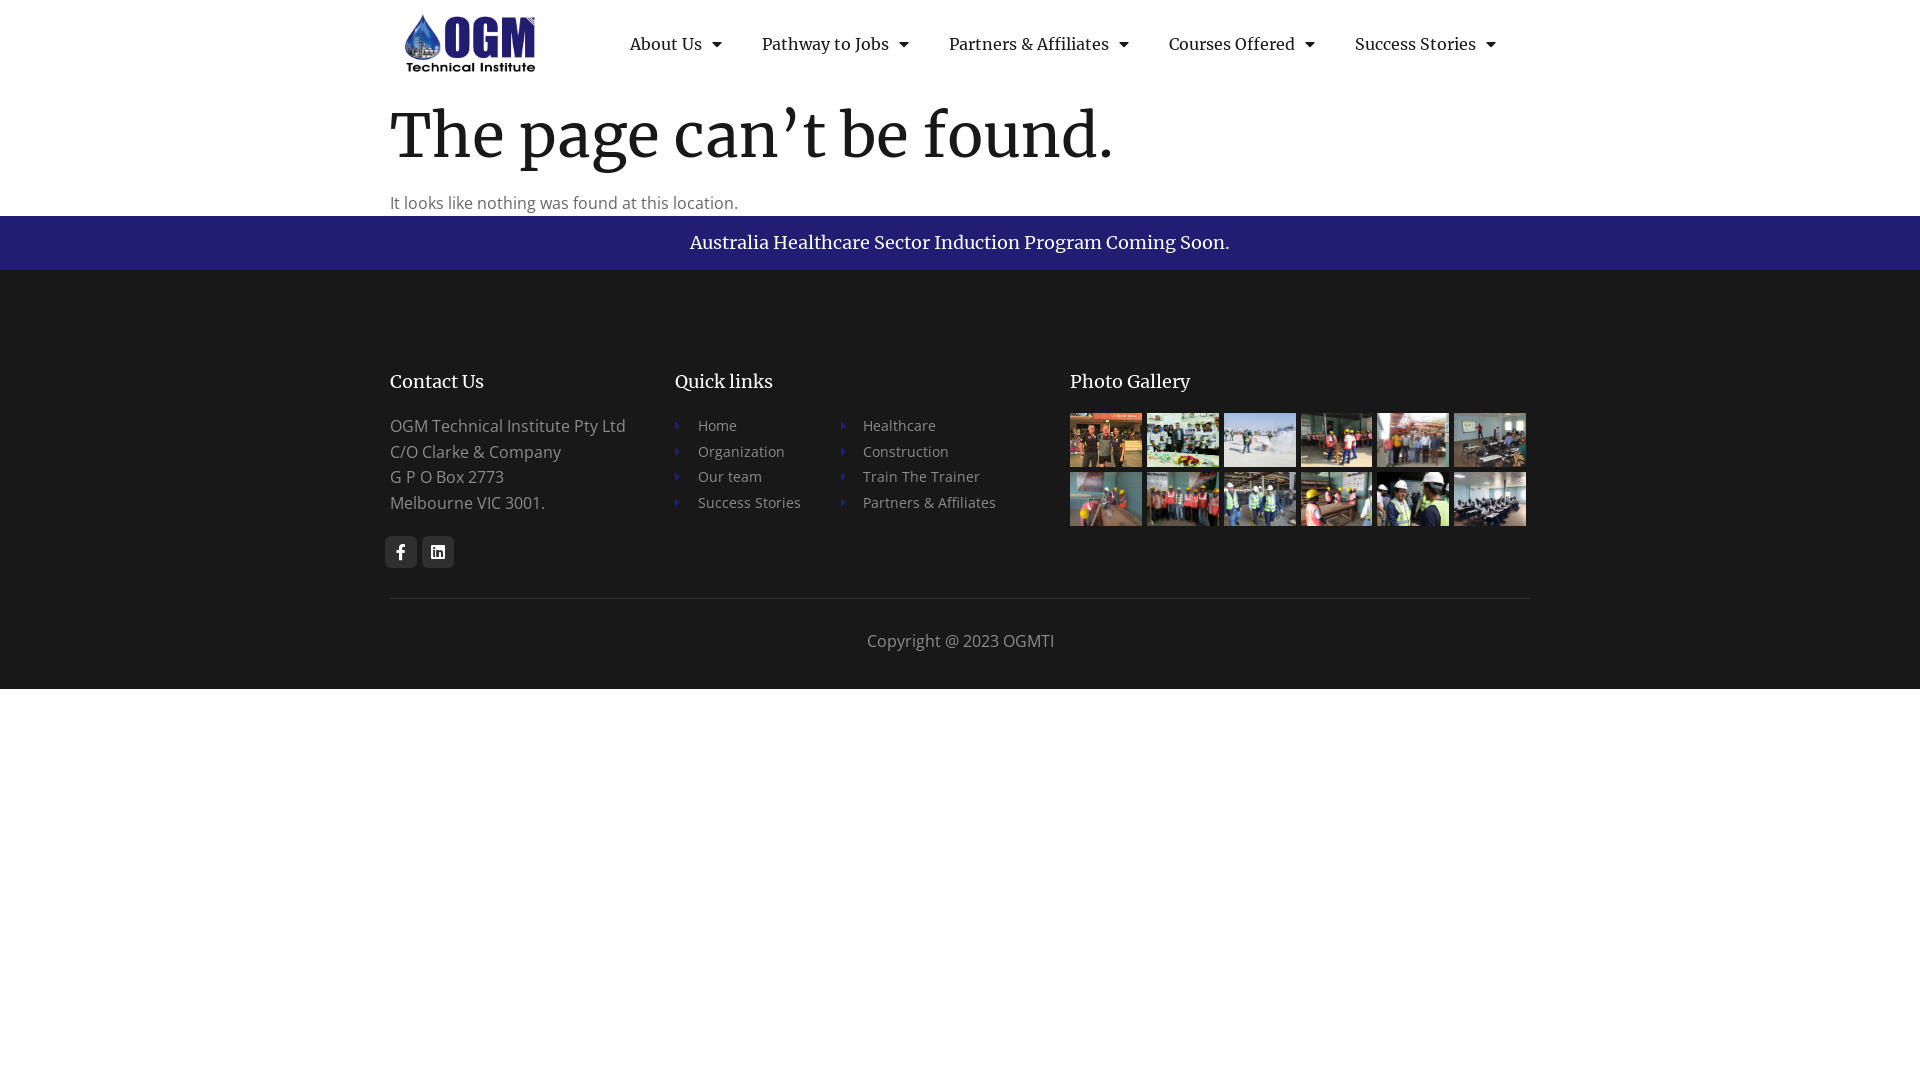 This screenshot has height=1080, width=1920. I want to click on 'Construction', so click(916, 451).